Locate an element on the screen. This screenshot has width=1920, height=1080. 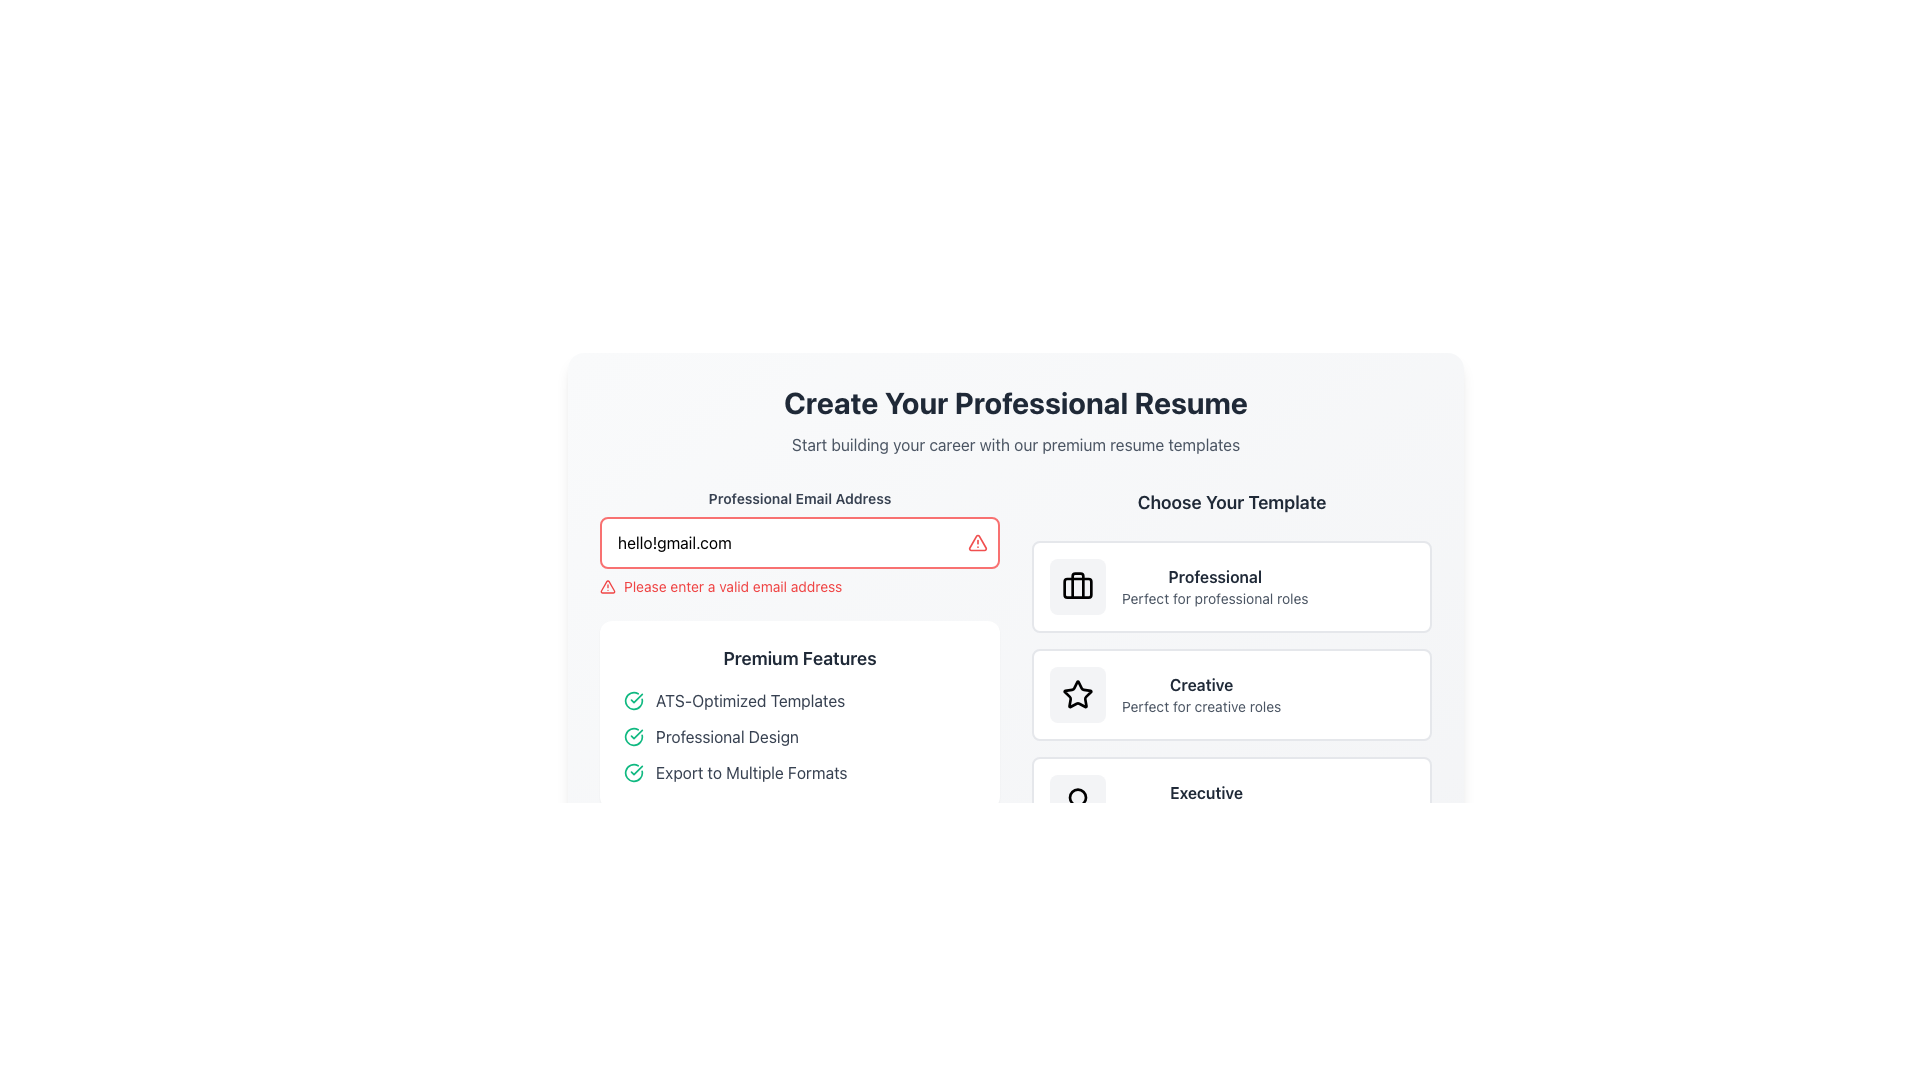
the informative text area that serves as a welcoming and introductory interface for users creating resumes, positioned at the top of the page above the email input field is located at coordinates (1016, 419).